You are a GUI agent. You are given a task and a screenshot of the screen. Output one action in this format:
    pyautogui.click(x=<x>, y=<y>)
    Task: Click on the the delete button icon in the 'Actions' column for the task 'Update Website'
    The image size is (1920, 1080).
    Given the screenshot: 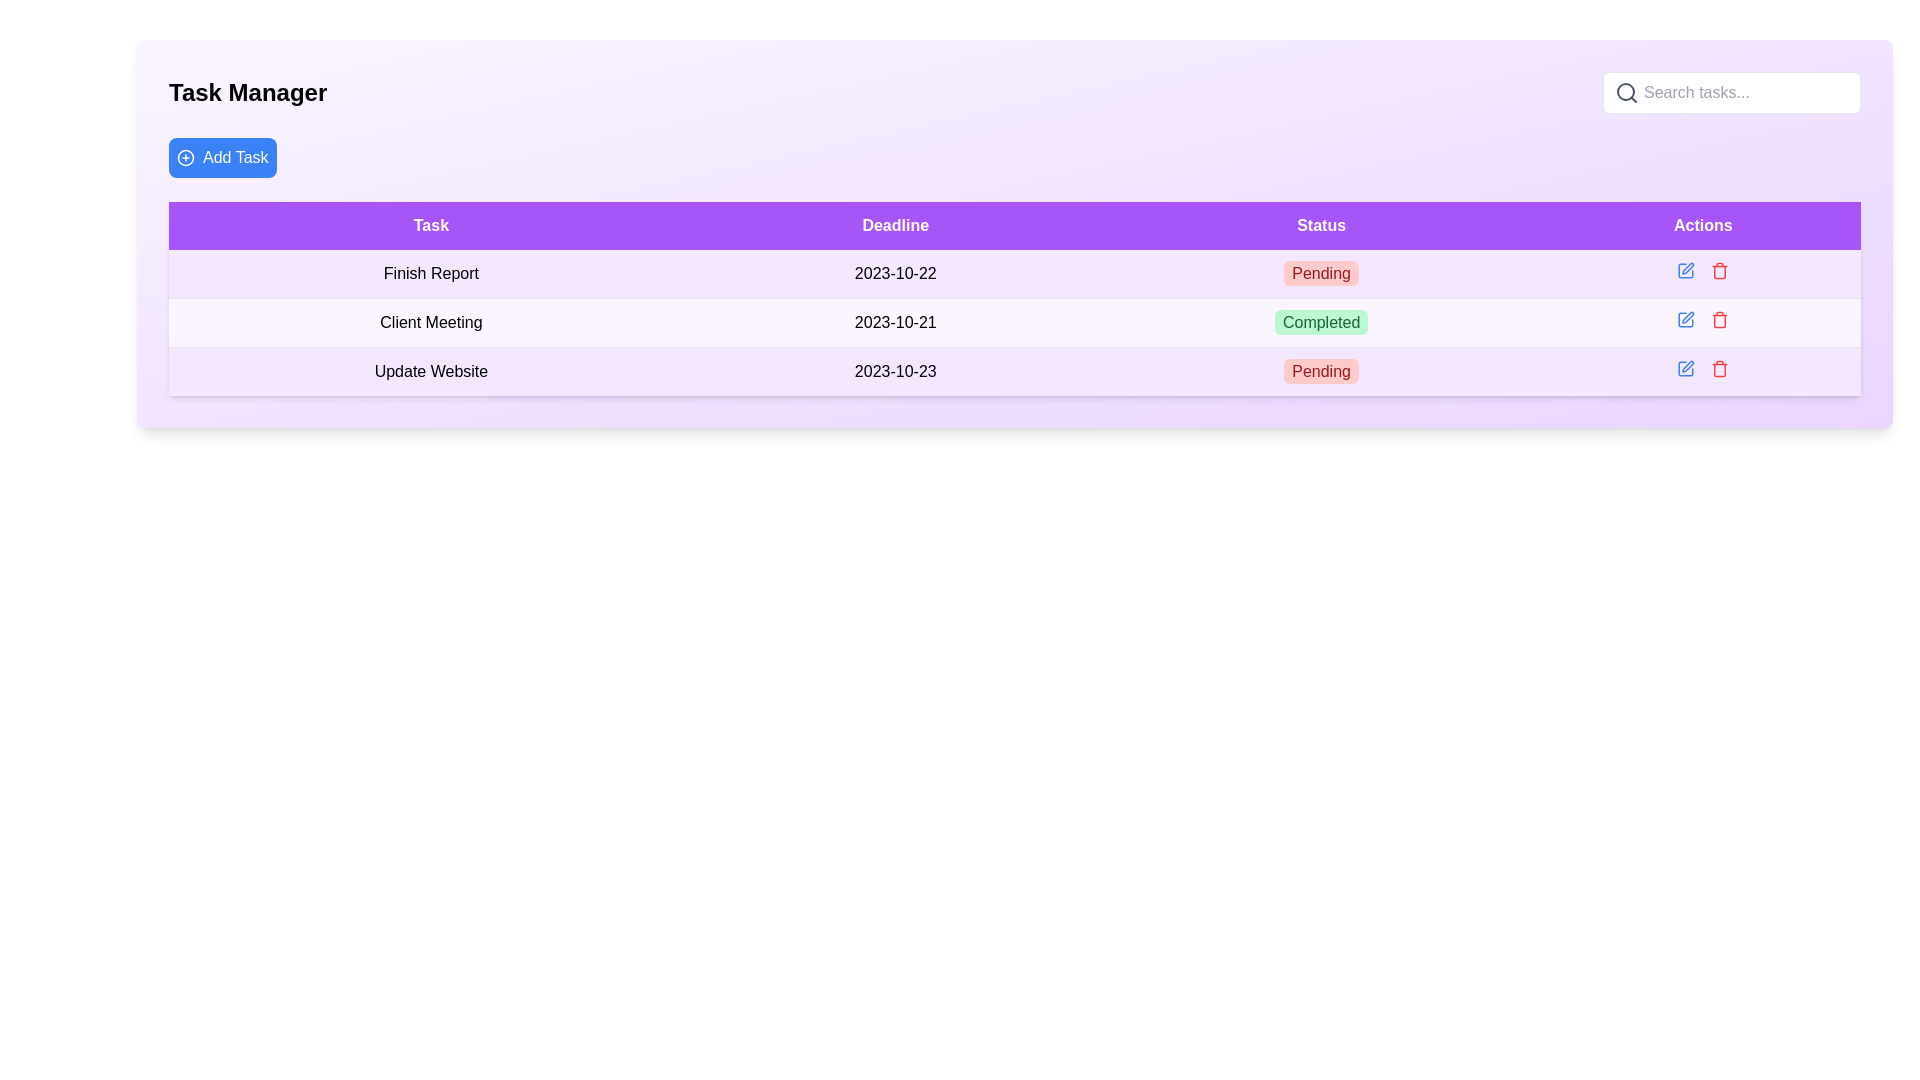 What is the action you would take?
    pyautogui.click(x=1719, y=369)
    